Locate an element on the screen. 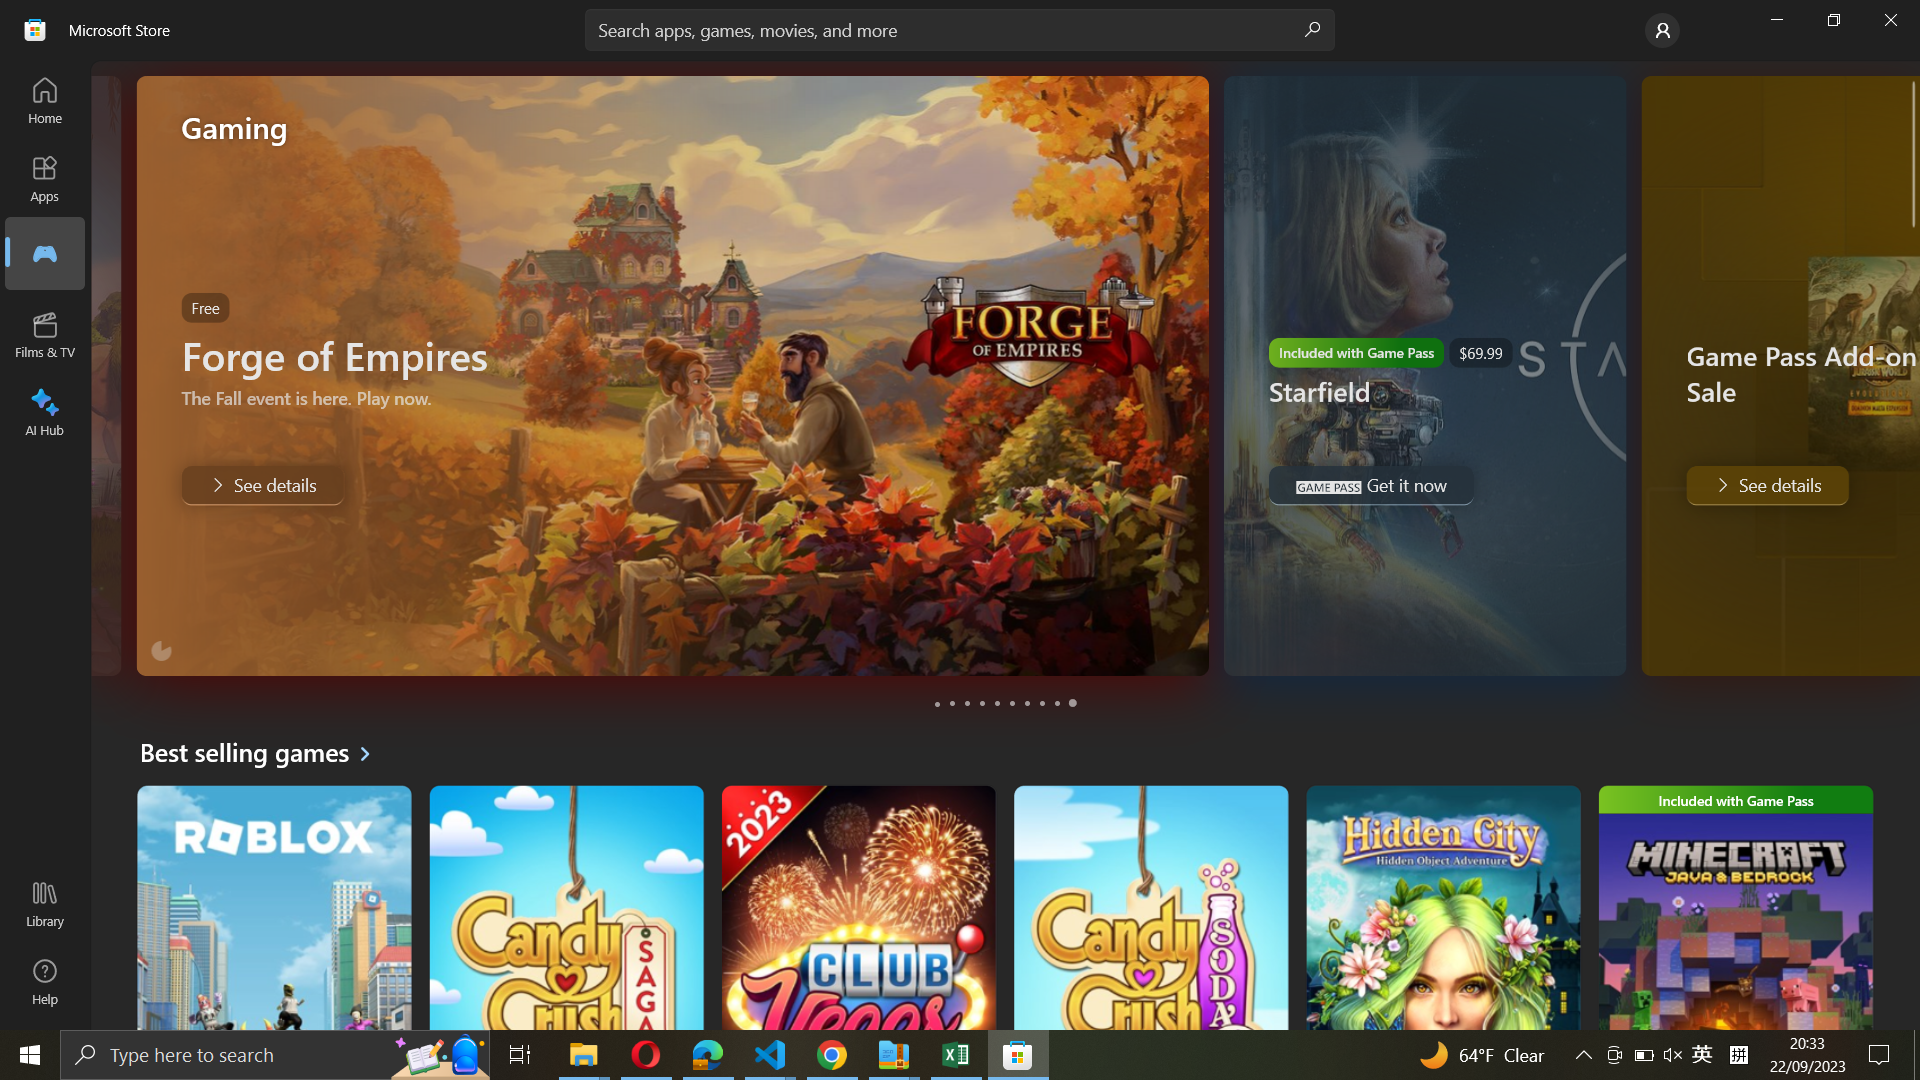 The image size is (1920, 1080). Best selling games section is located at coordinates (262, 752).